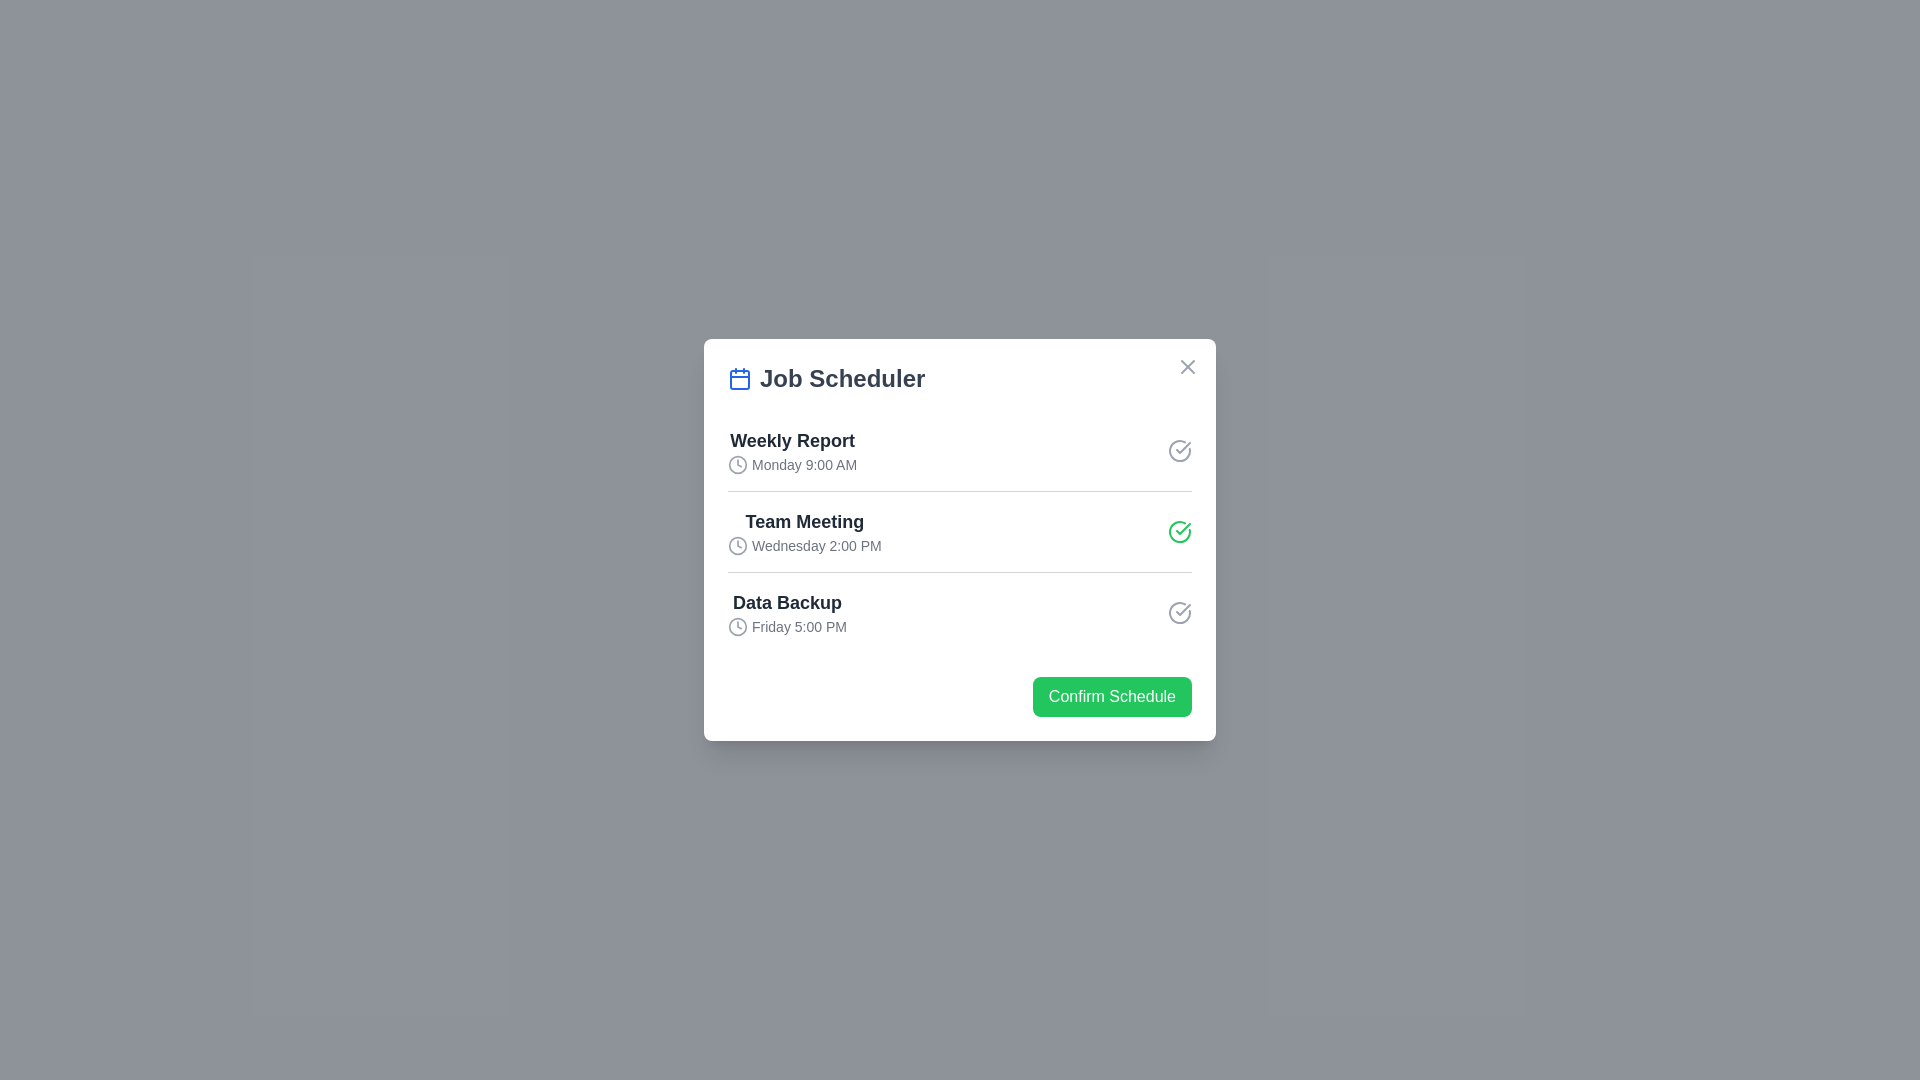  I want to click on 'Confirm Schedule' button to confirm the schedule, so click(1111, 696).